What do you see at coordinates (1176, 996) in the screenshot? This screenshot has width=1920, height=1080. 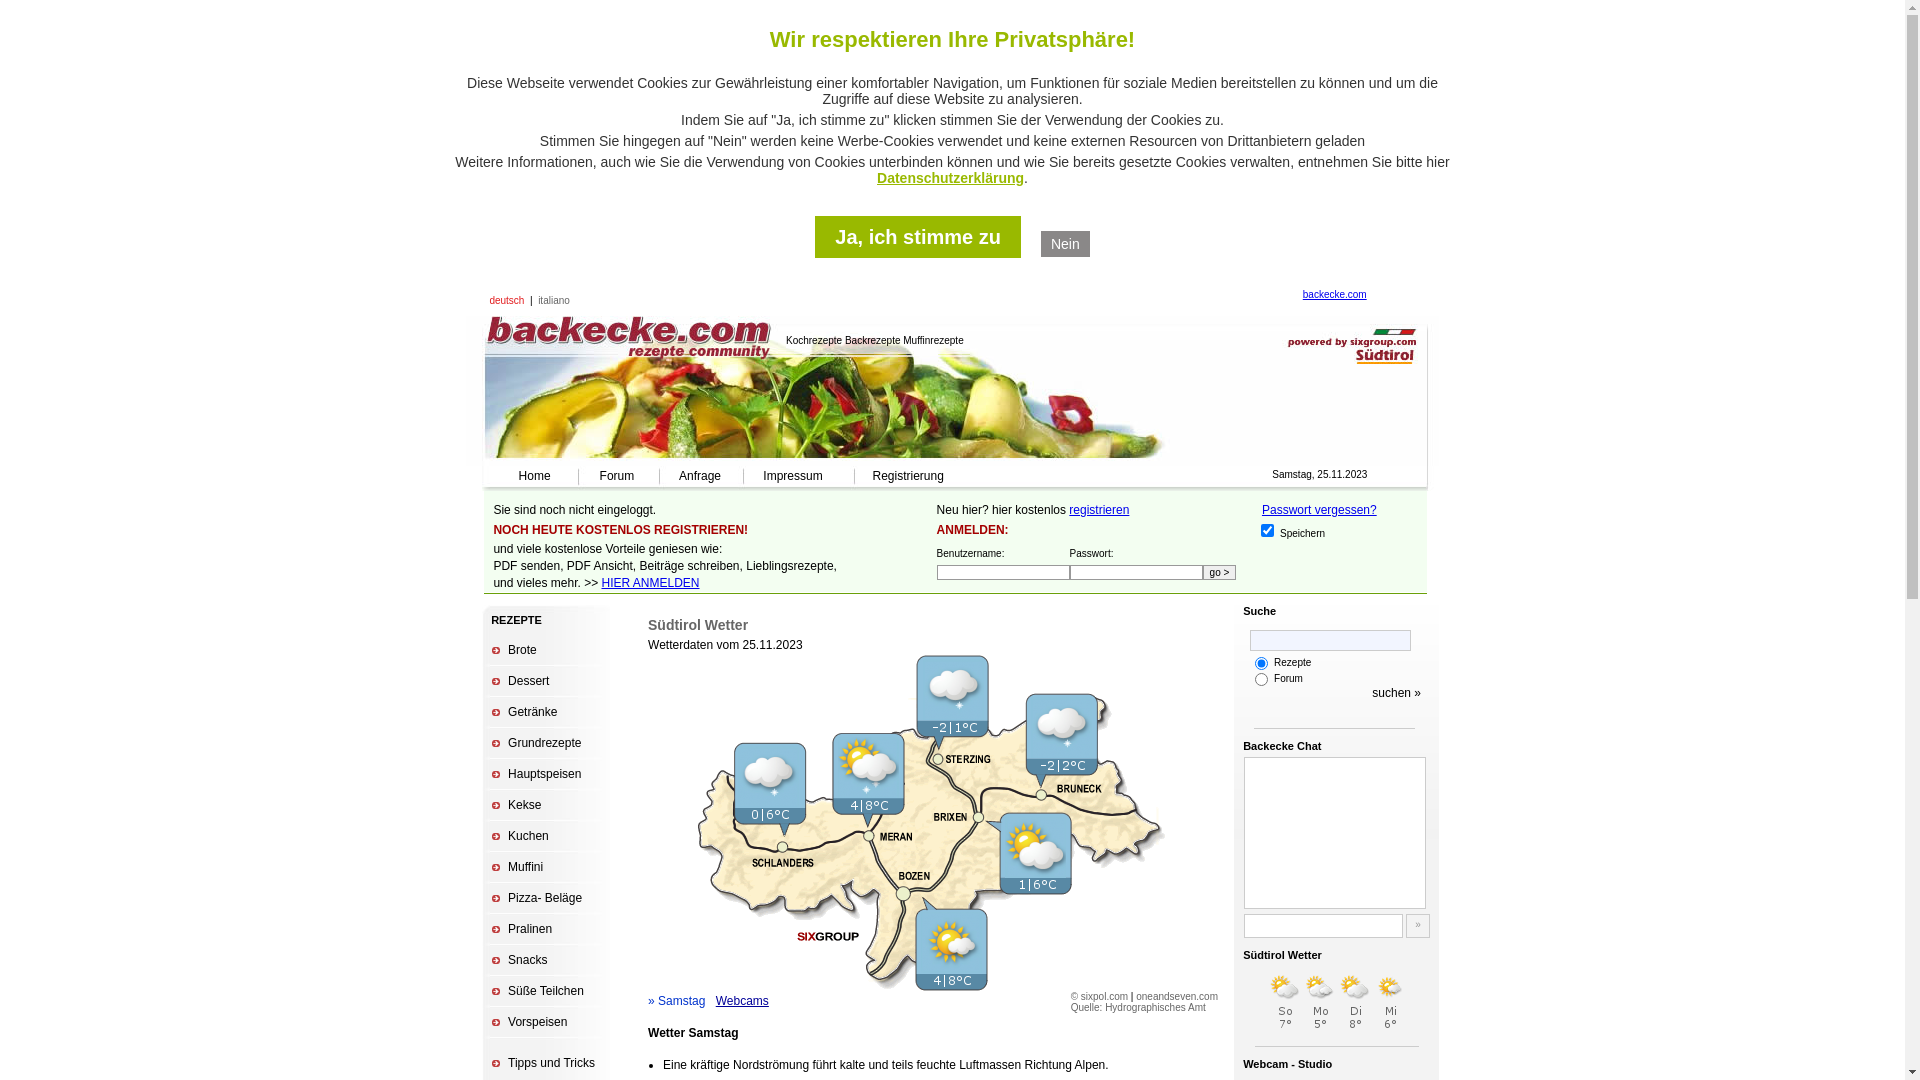 I see `'oneandseven.com'` at bounding box center [1176, 996].